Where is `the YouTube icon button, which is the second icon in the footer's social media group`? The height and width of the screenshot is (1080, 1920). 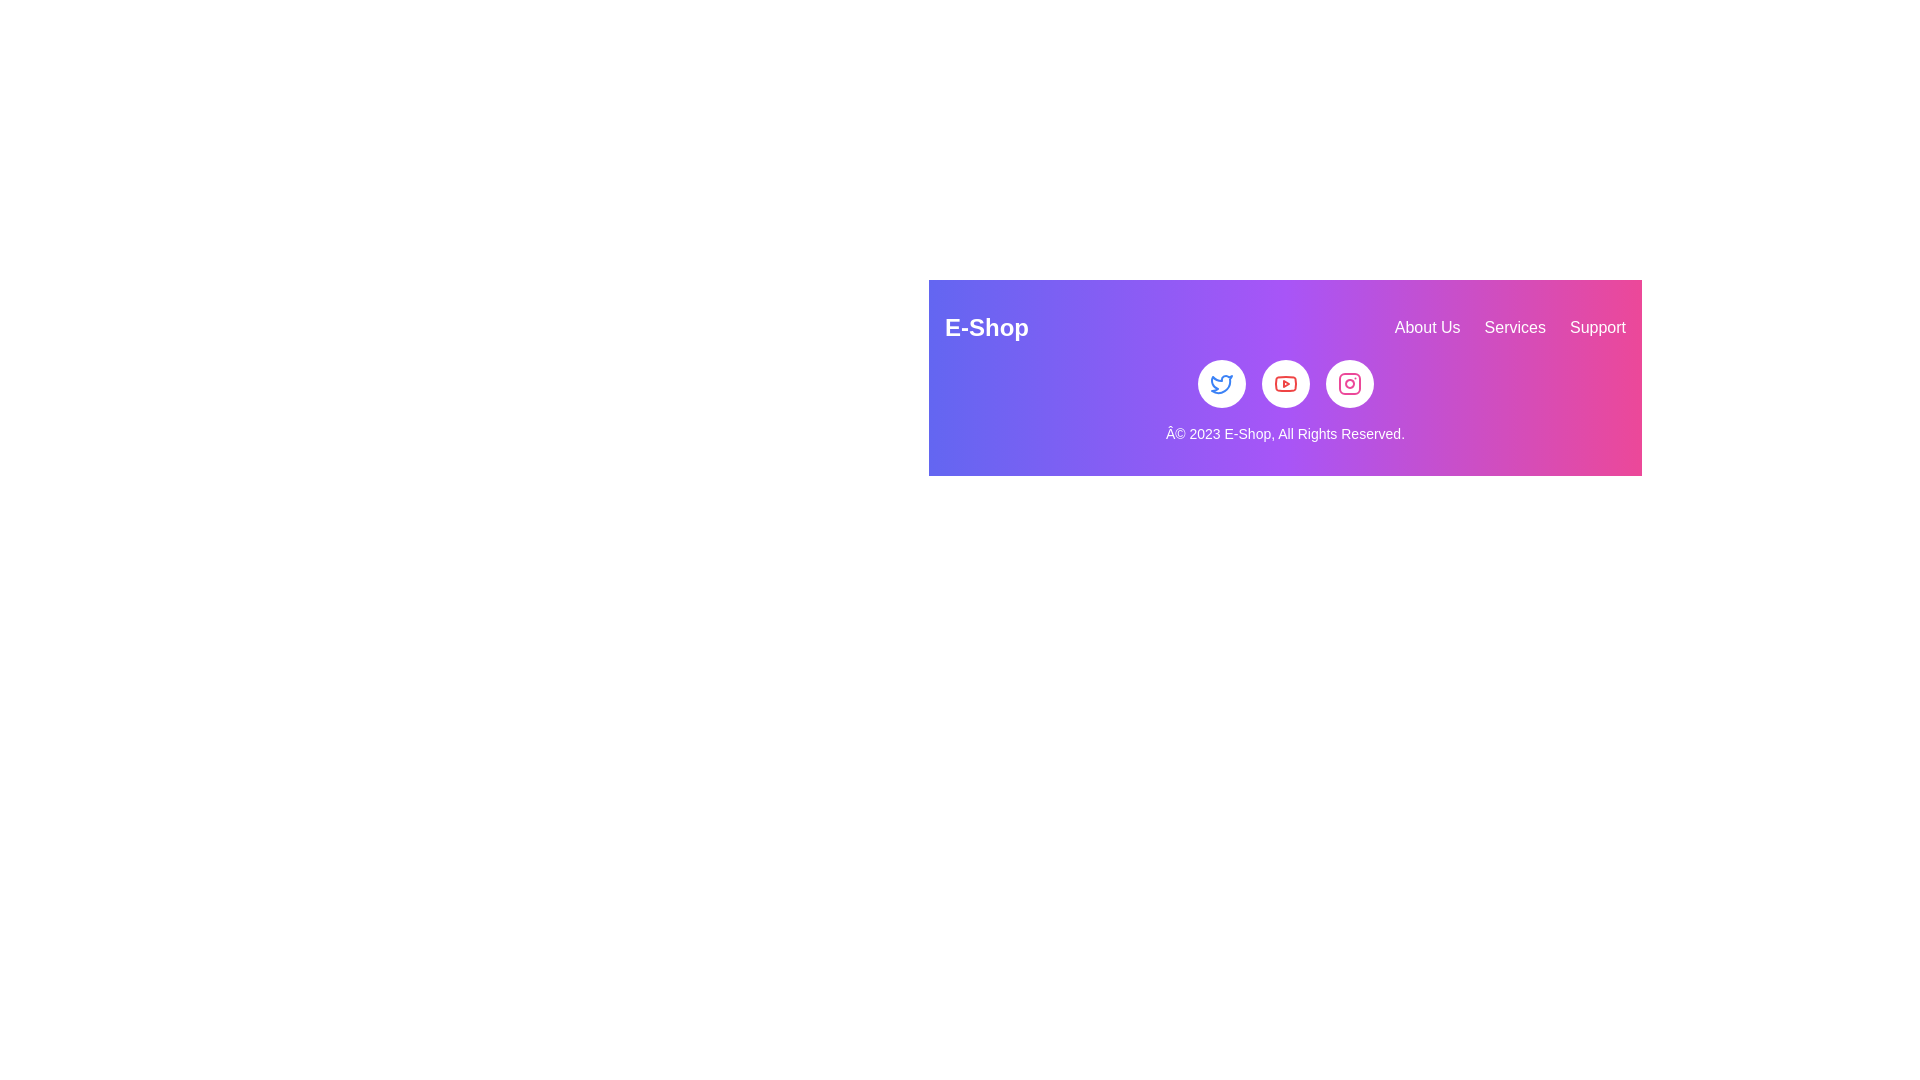
the YouTube icon button, which is the second icon in the footer's social media group is located at coordinates (1285, 384).